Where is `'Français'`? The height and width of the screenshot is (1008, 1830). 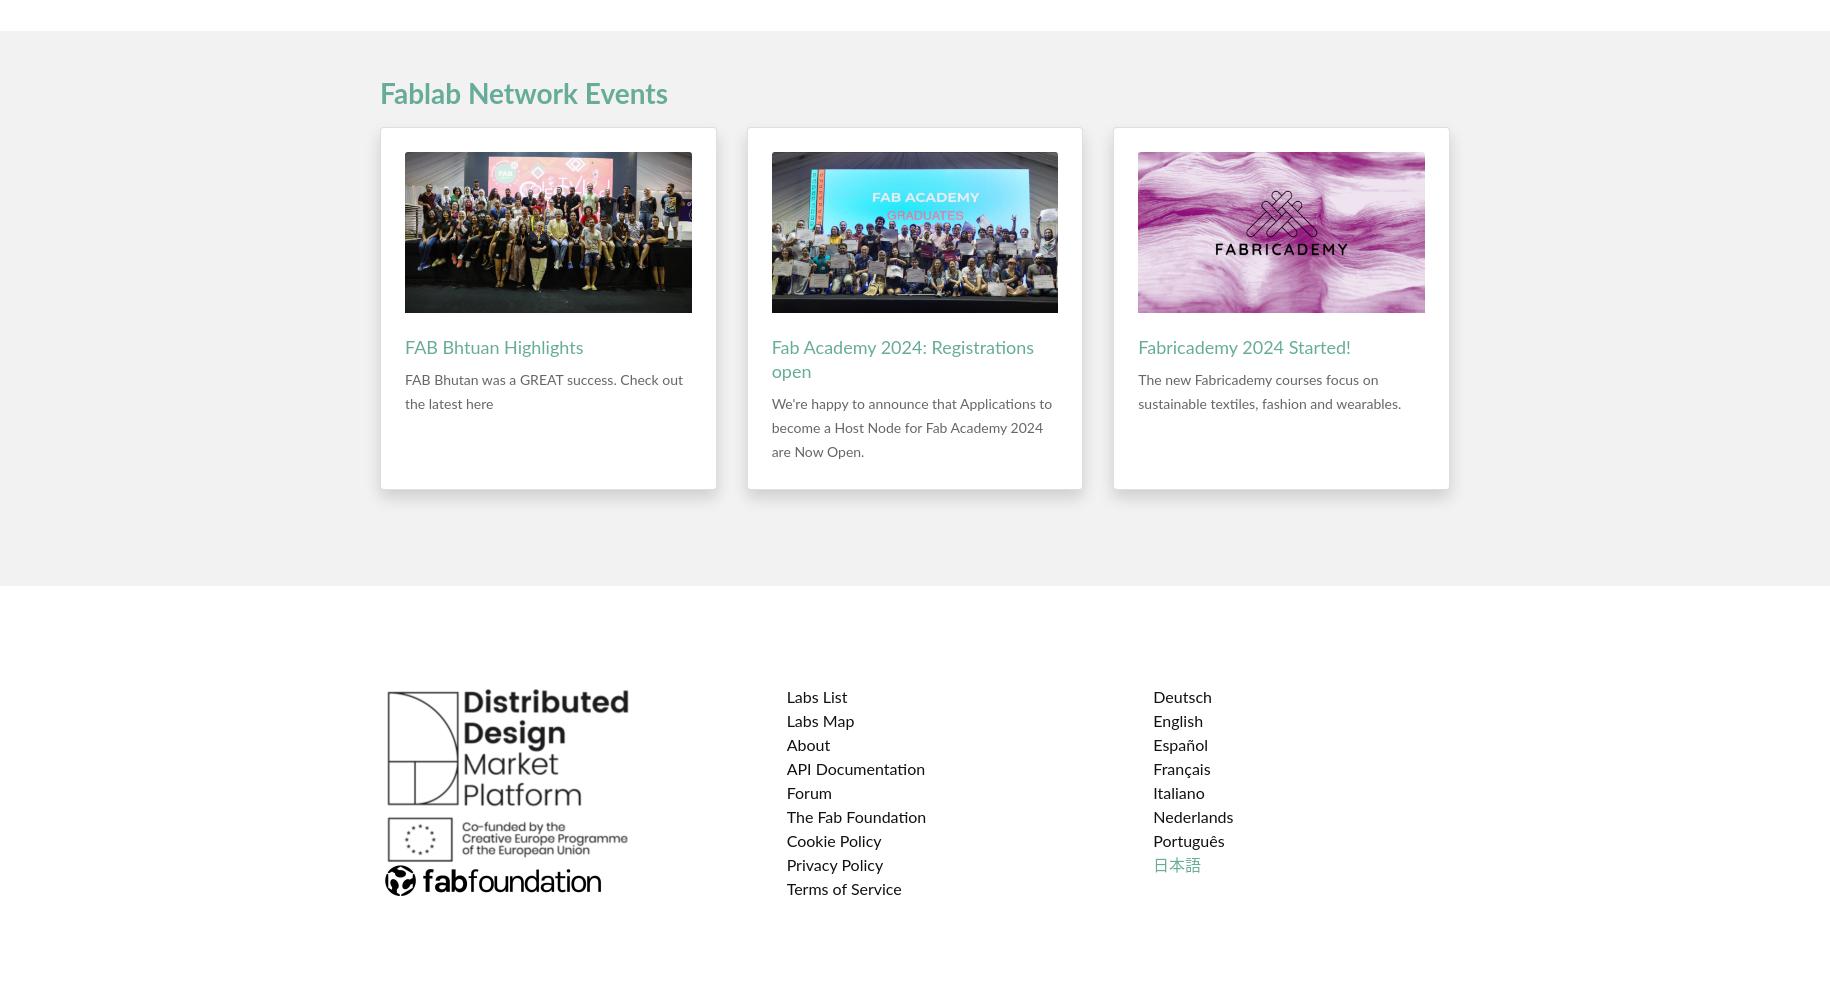
'Français' is located at coordinates (1180, 770).